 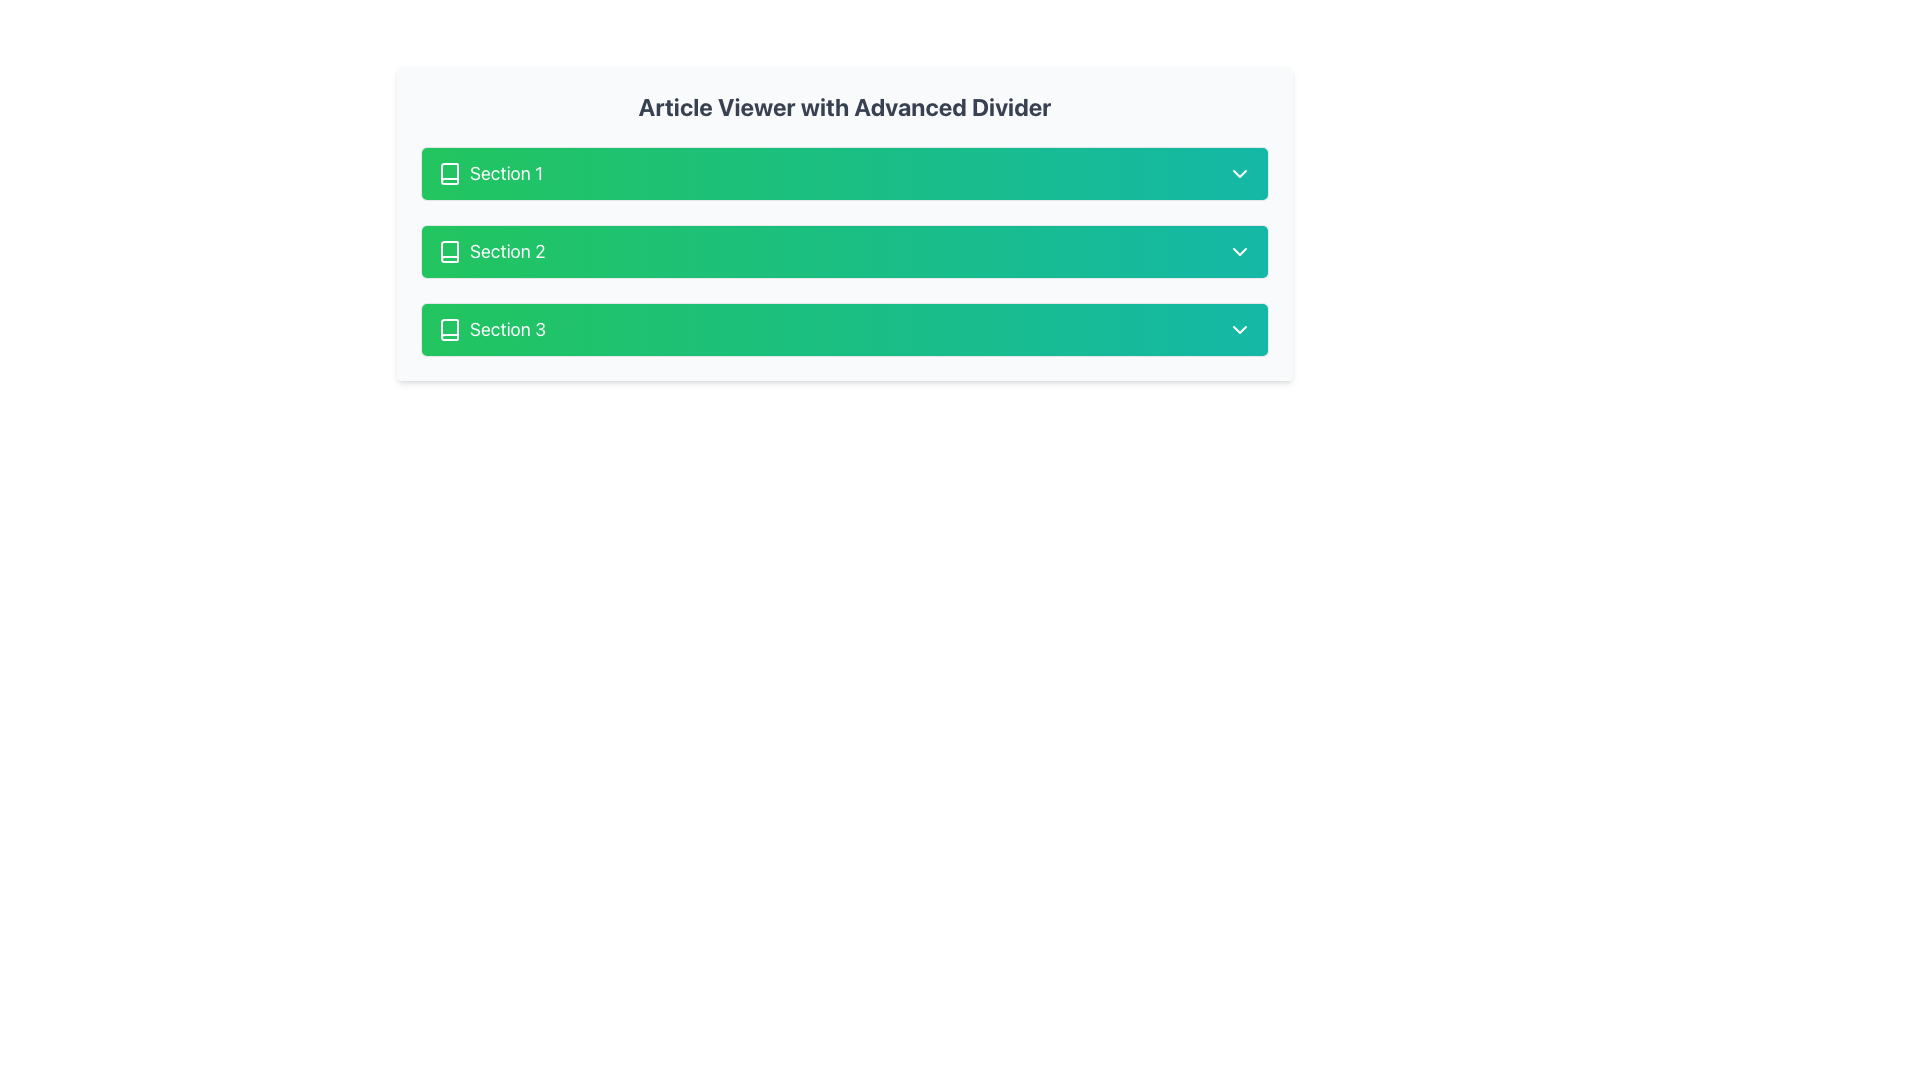 What do you see at coordinates (1238, 329) in the screenshot?
I see `the downward-pointing chevron icon, which is white in color and located at the far right of 'Section 3'` at bounding box center [1238, 329].